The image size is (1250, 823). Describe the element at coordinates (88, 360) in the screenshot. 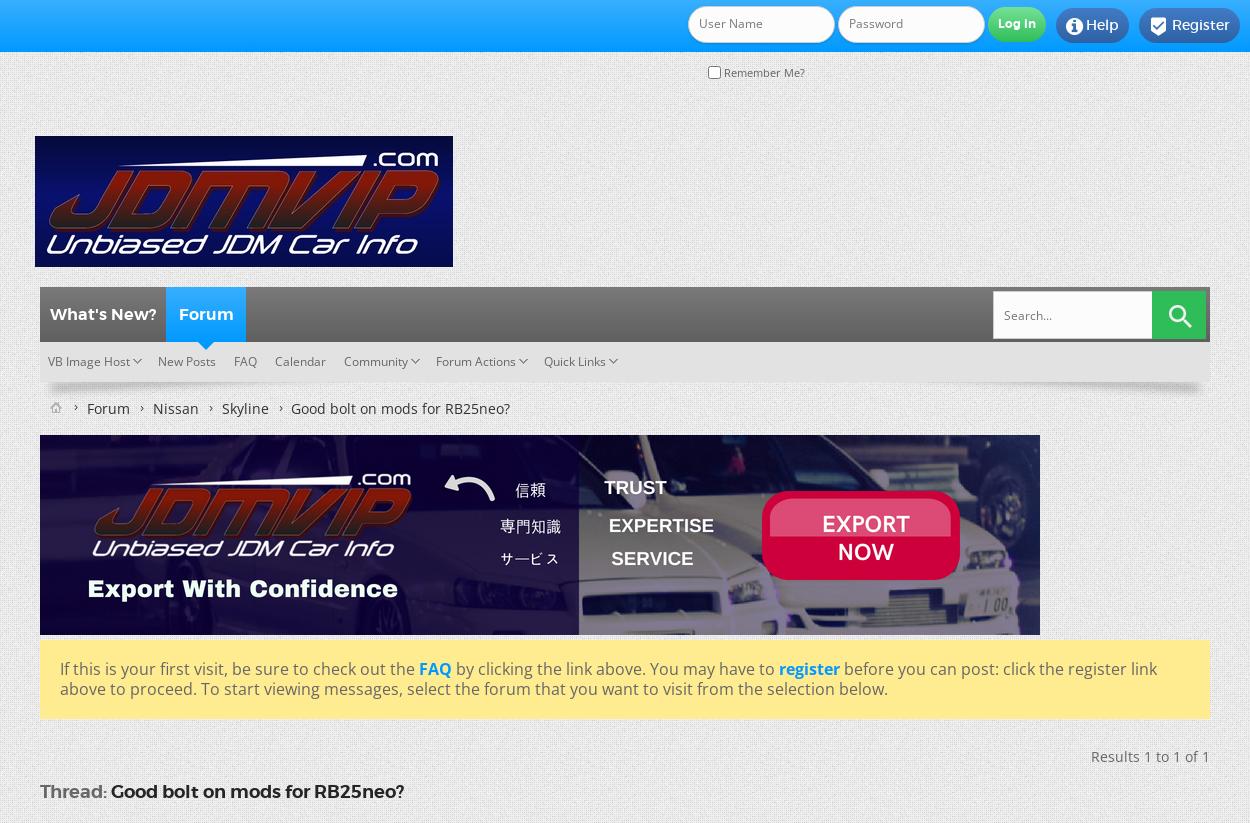

I see `'VB Image Host'` at that location.